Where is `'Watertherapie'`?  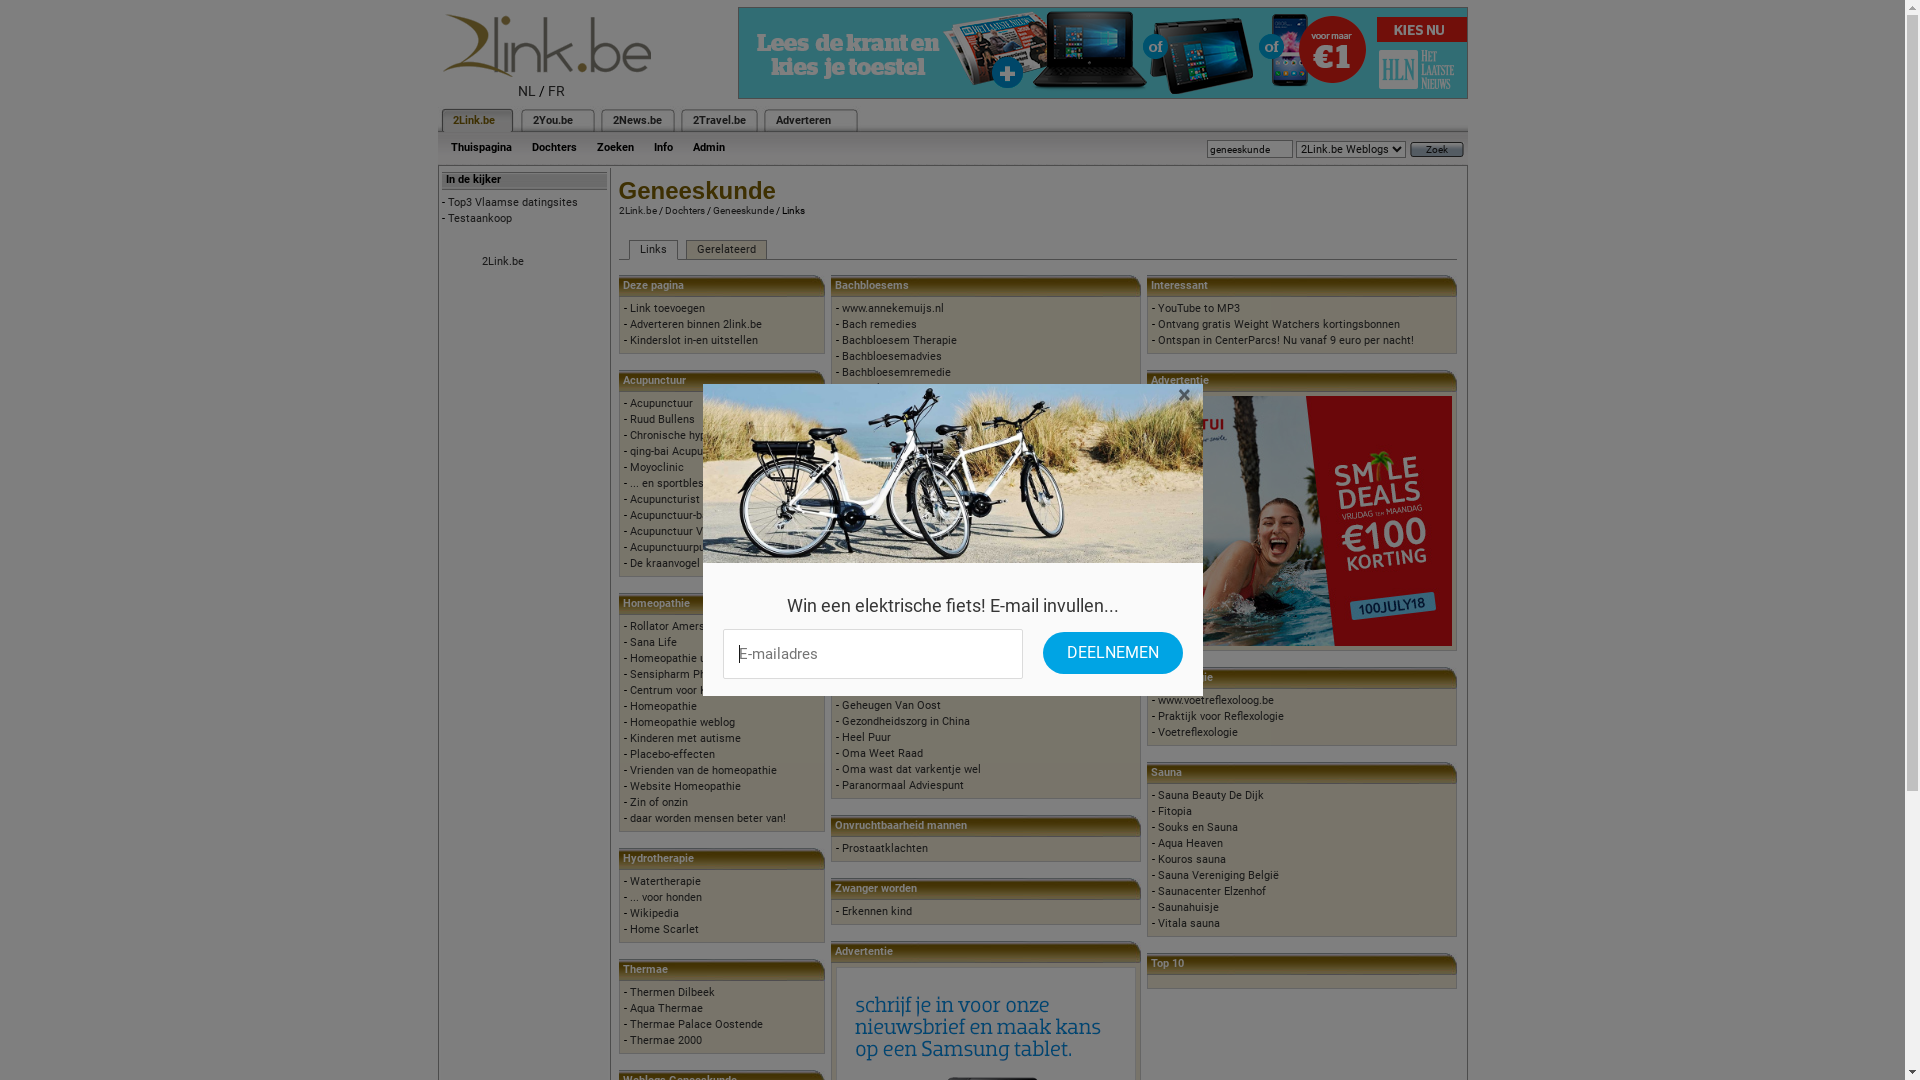
'Watertherapie' is located at coordinates (628, 880).